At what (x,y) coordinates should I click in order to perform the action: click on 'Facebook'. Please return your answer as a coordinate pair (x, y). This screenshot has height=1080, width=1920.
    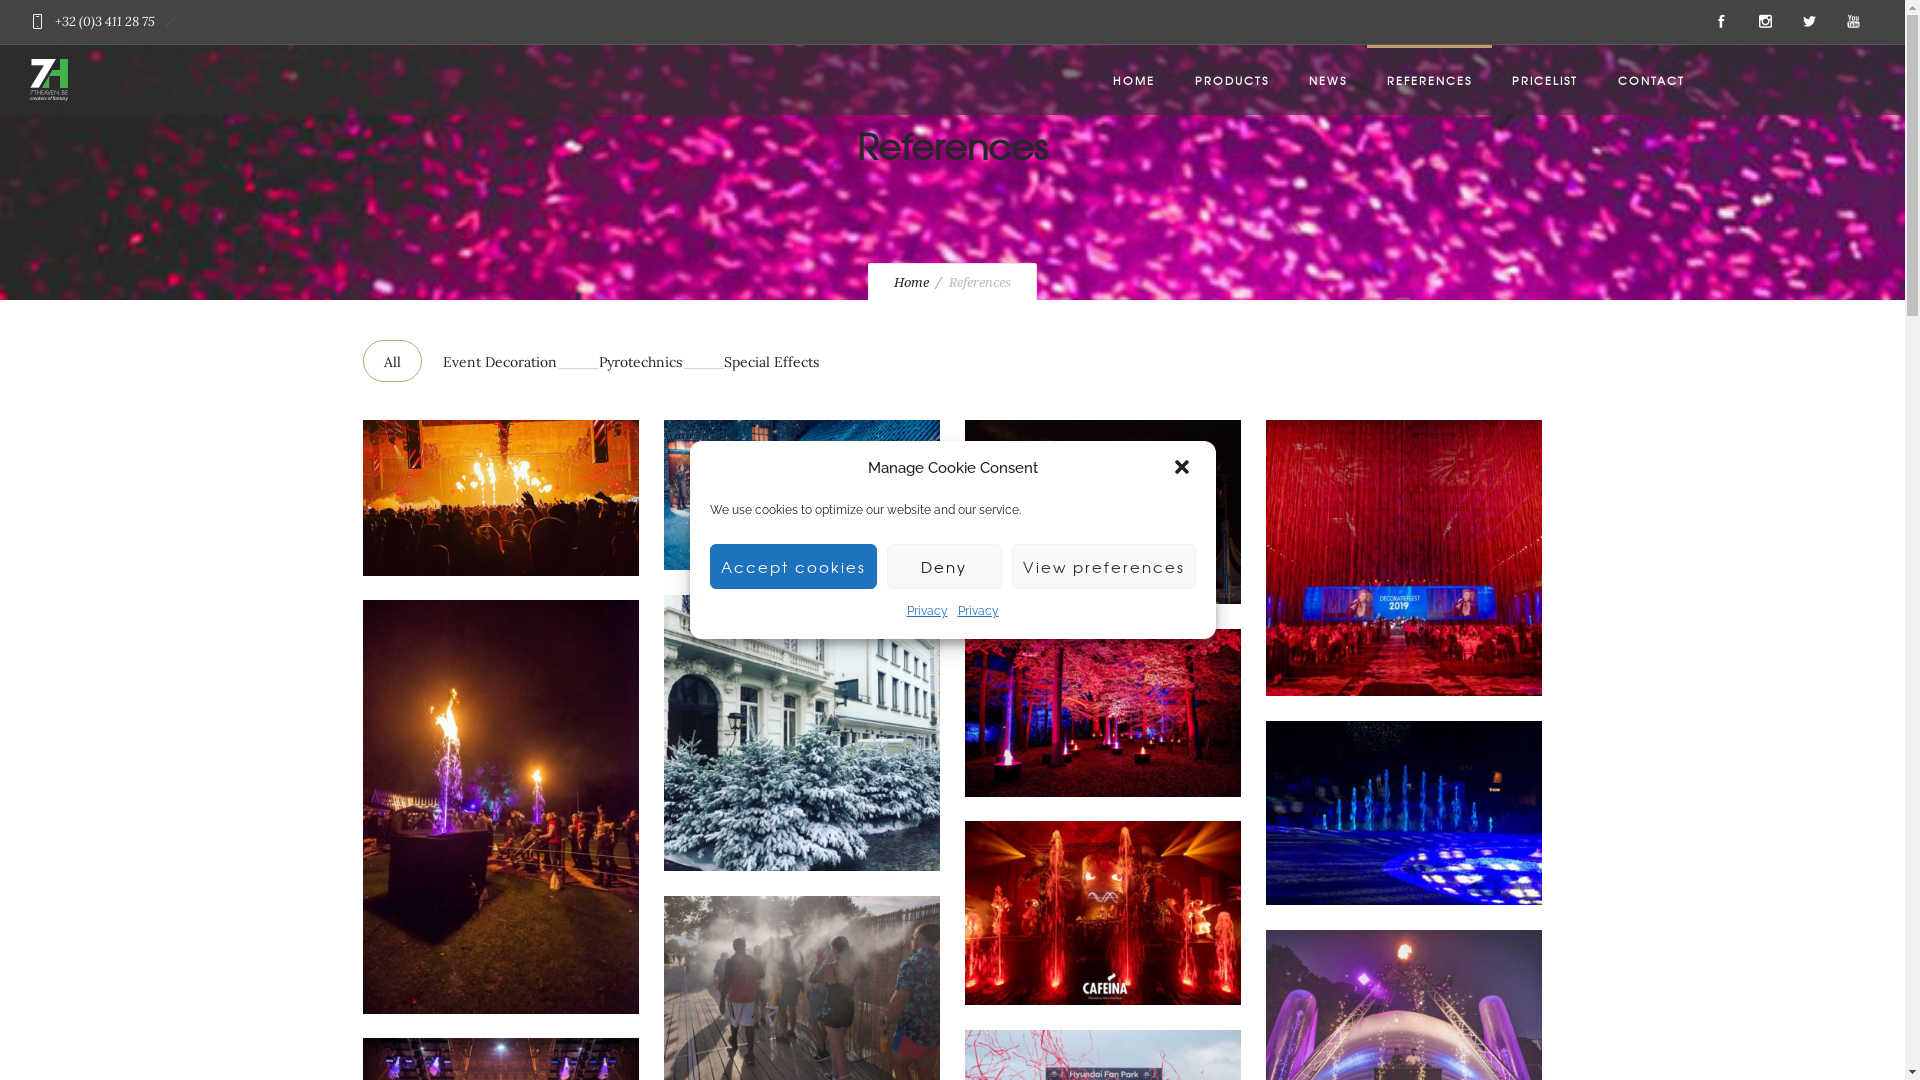
    Looking at the image, I should click on (1720, 22).